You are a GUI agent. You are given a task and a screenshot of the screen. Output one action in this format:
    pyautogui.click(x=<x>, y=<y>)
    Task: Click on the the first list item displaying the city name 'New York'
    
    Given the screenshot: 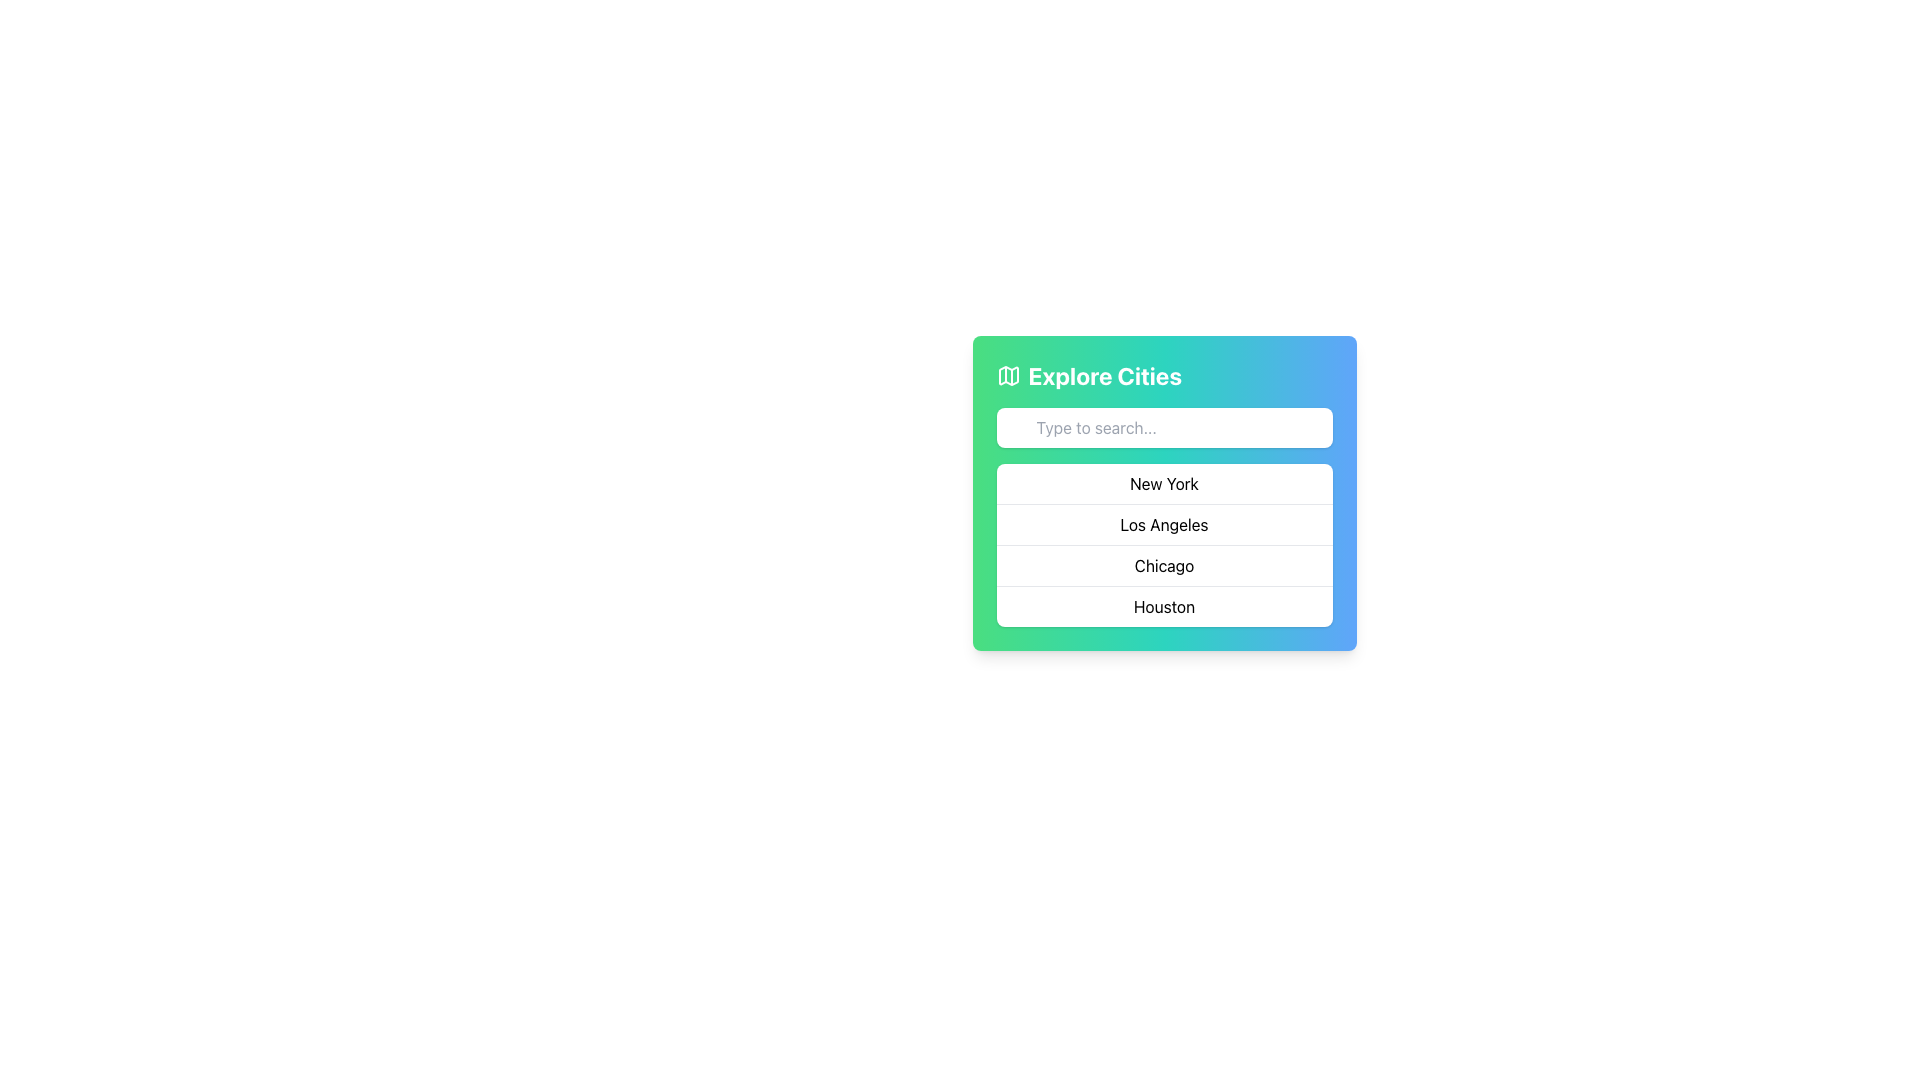 What is the action you would take?
    pyautogui.click(x=1164, y=483)
    